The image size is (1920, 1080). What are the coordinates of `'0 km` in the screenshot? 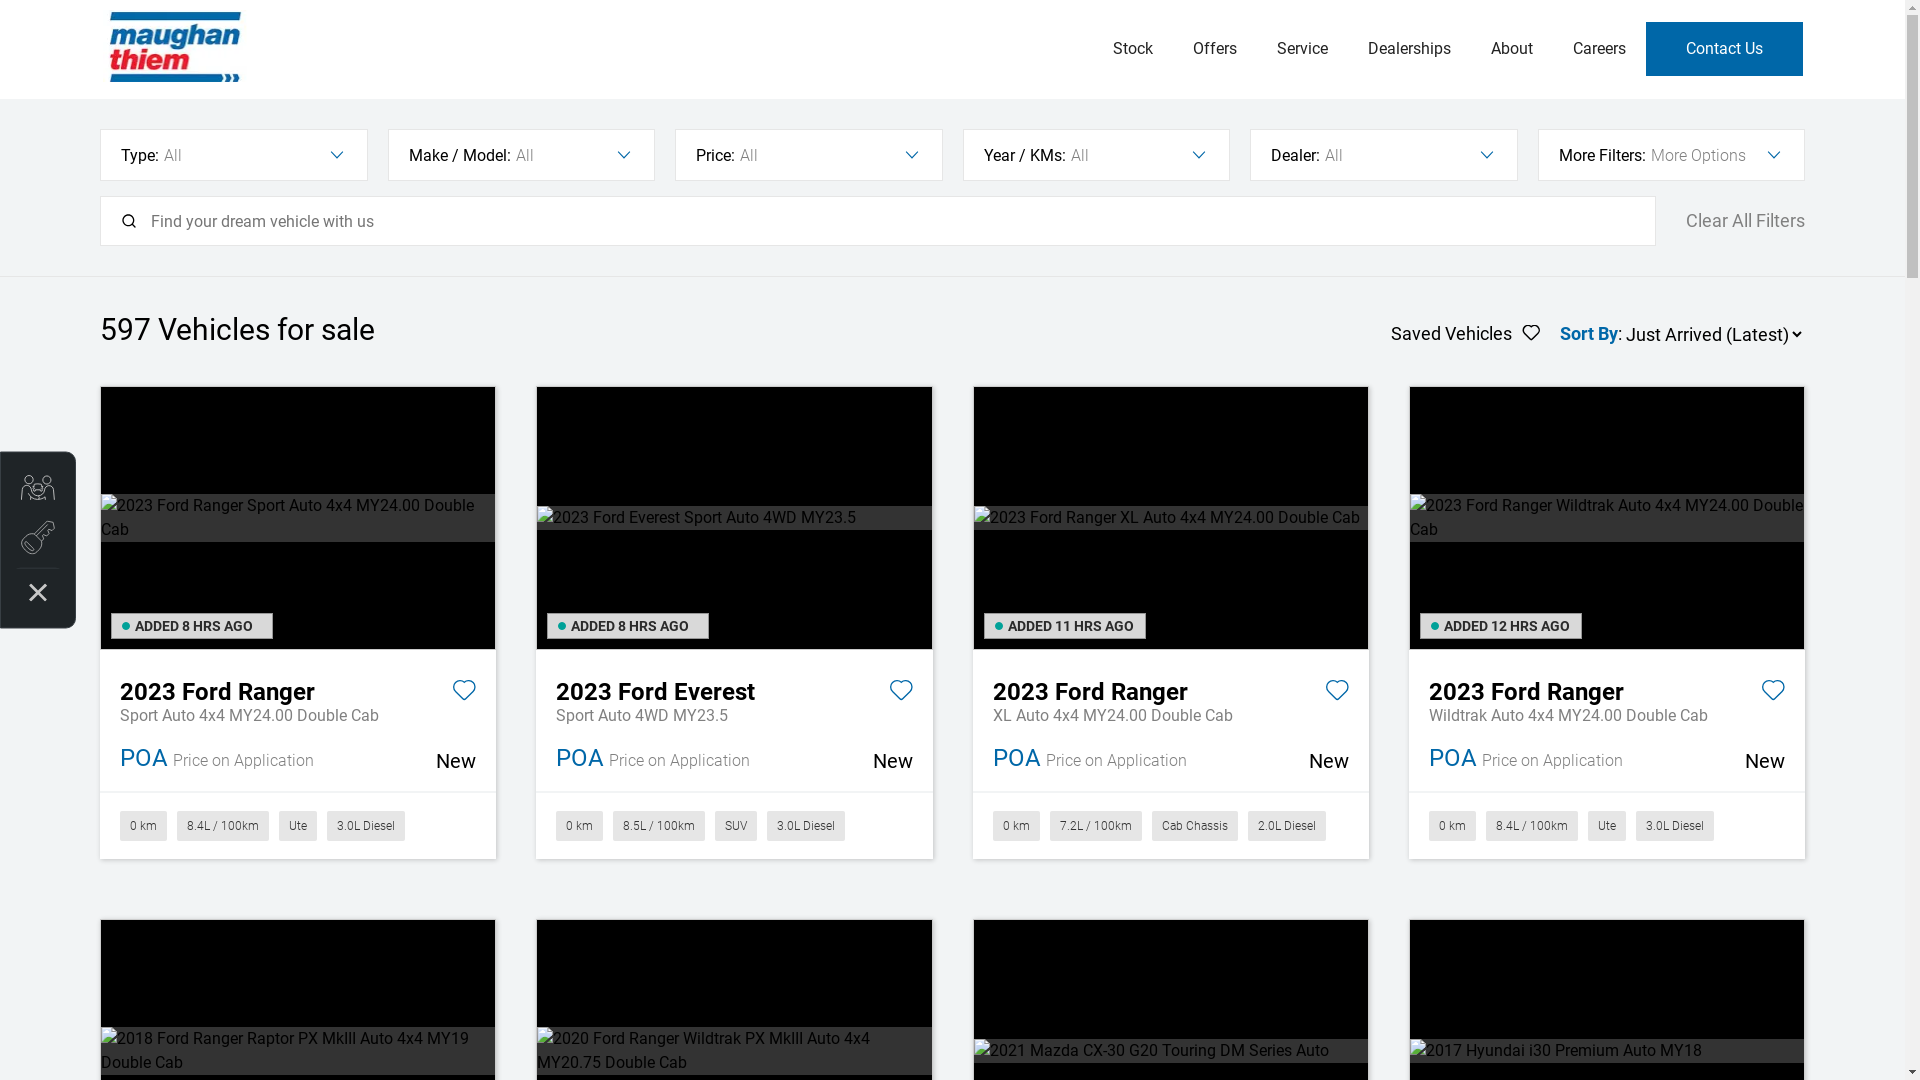 It's located at (733, 825).